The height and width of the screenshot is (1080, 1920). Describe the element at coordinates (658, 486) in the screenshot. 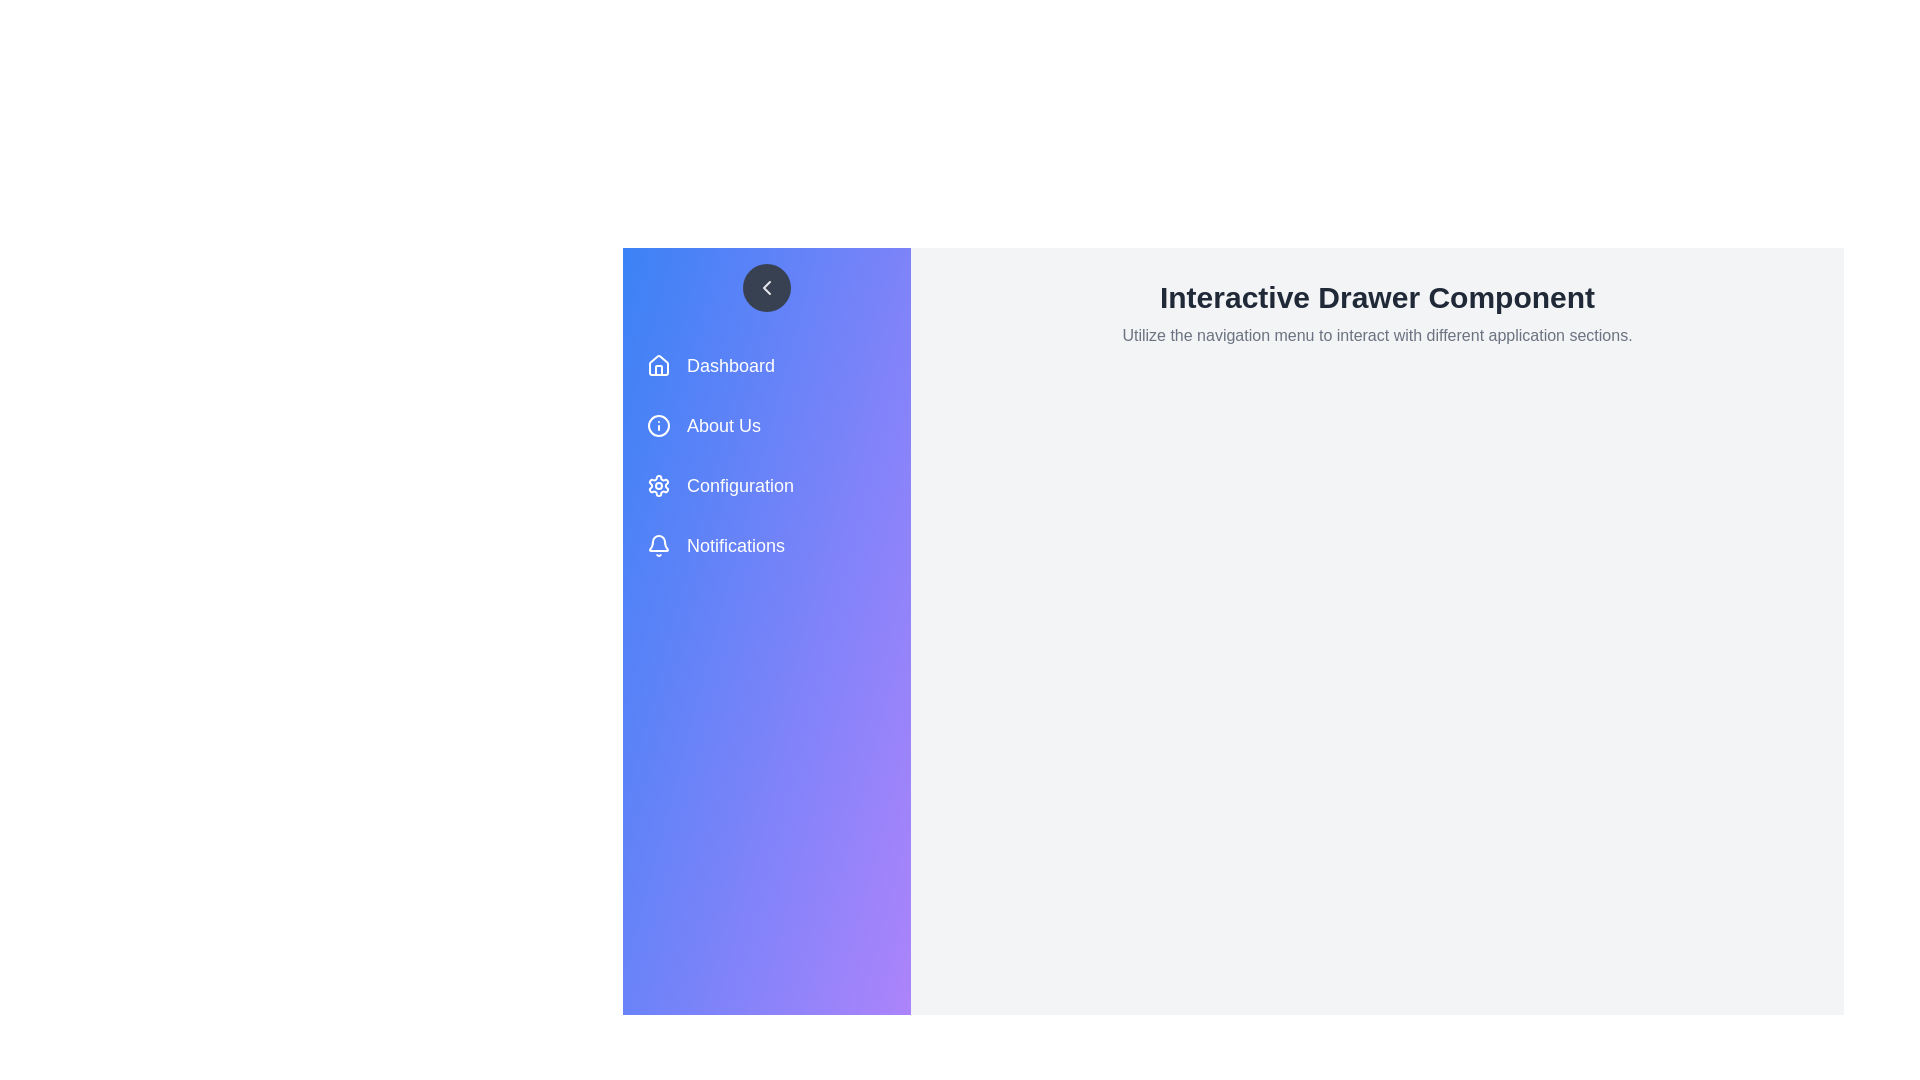

I see `the settings button located in the navigation sidebar, which is the third item in the sidebar options and aligns horizontally with the 'Configuration' text label` at that location.